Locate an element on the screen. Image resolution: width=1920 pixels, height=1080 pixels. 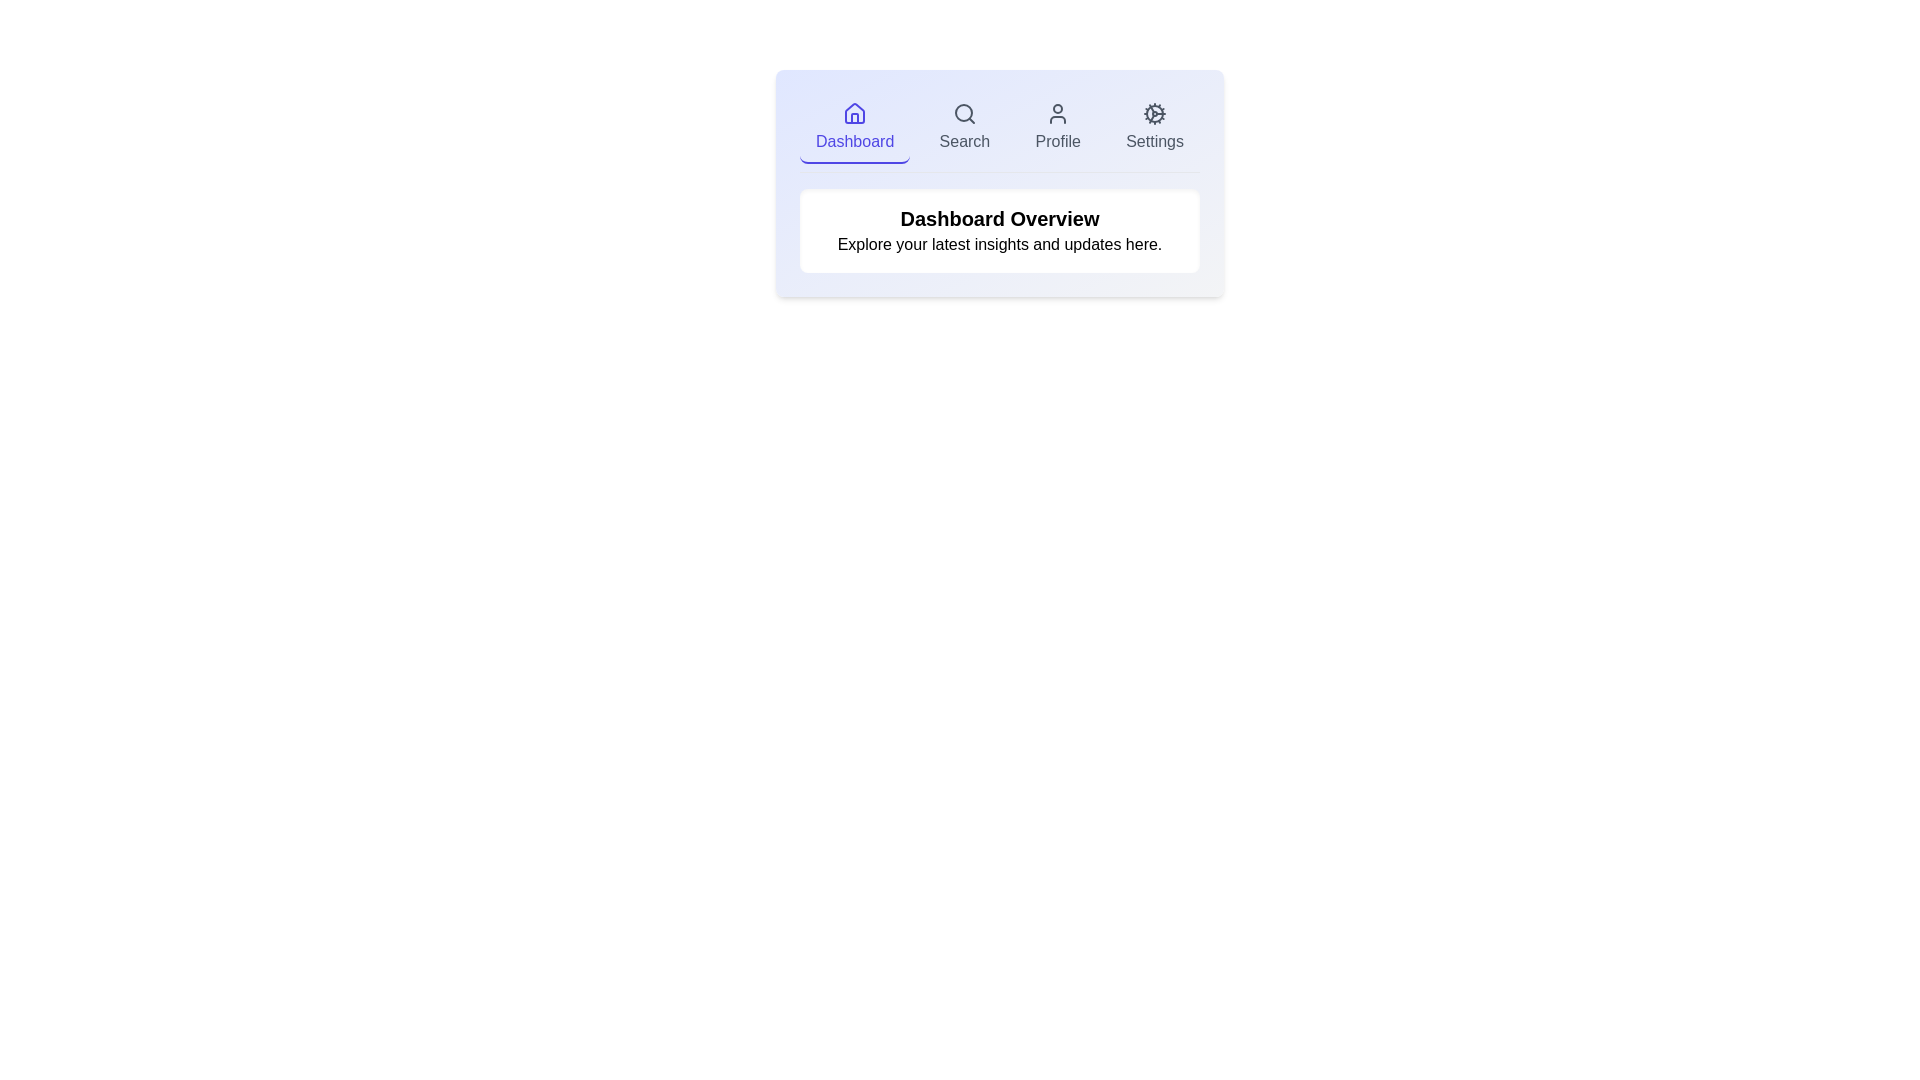
the settings icon located at the far right of the navigation options is located at coordinates (1155, 114).